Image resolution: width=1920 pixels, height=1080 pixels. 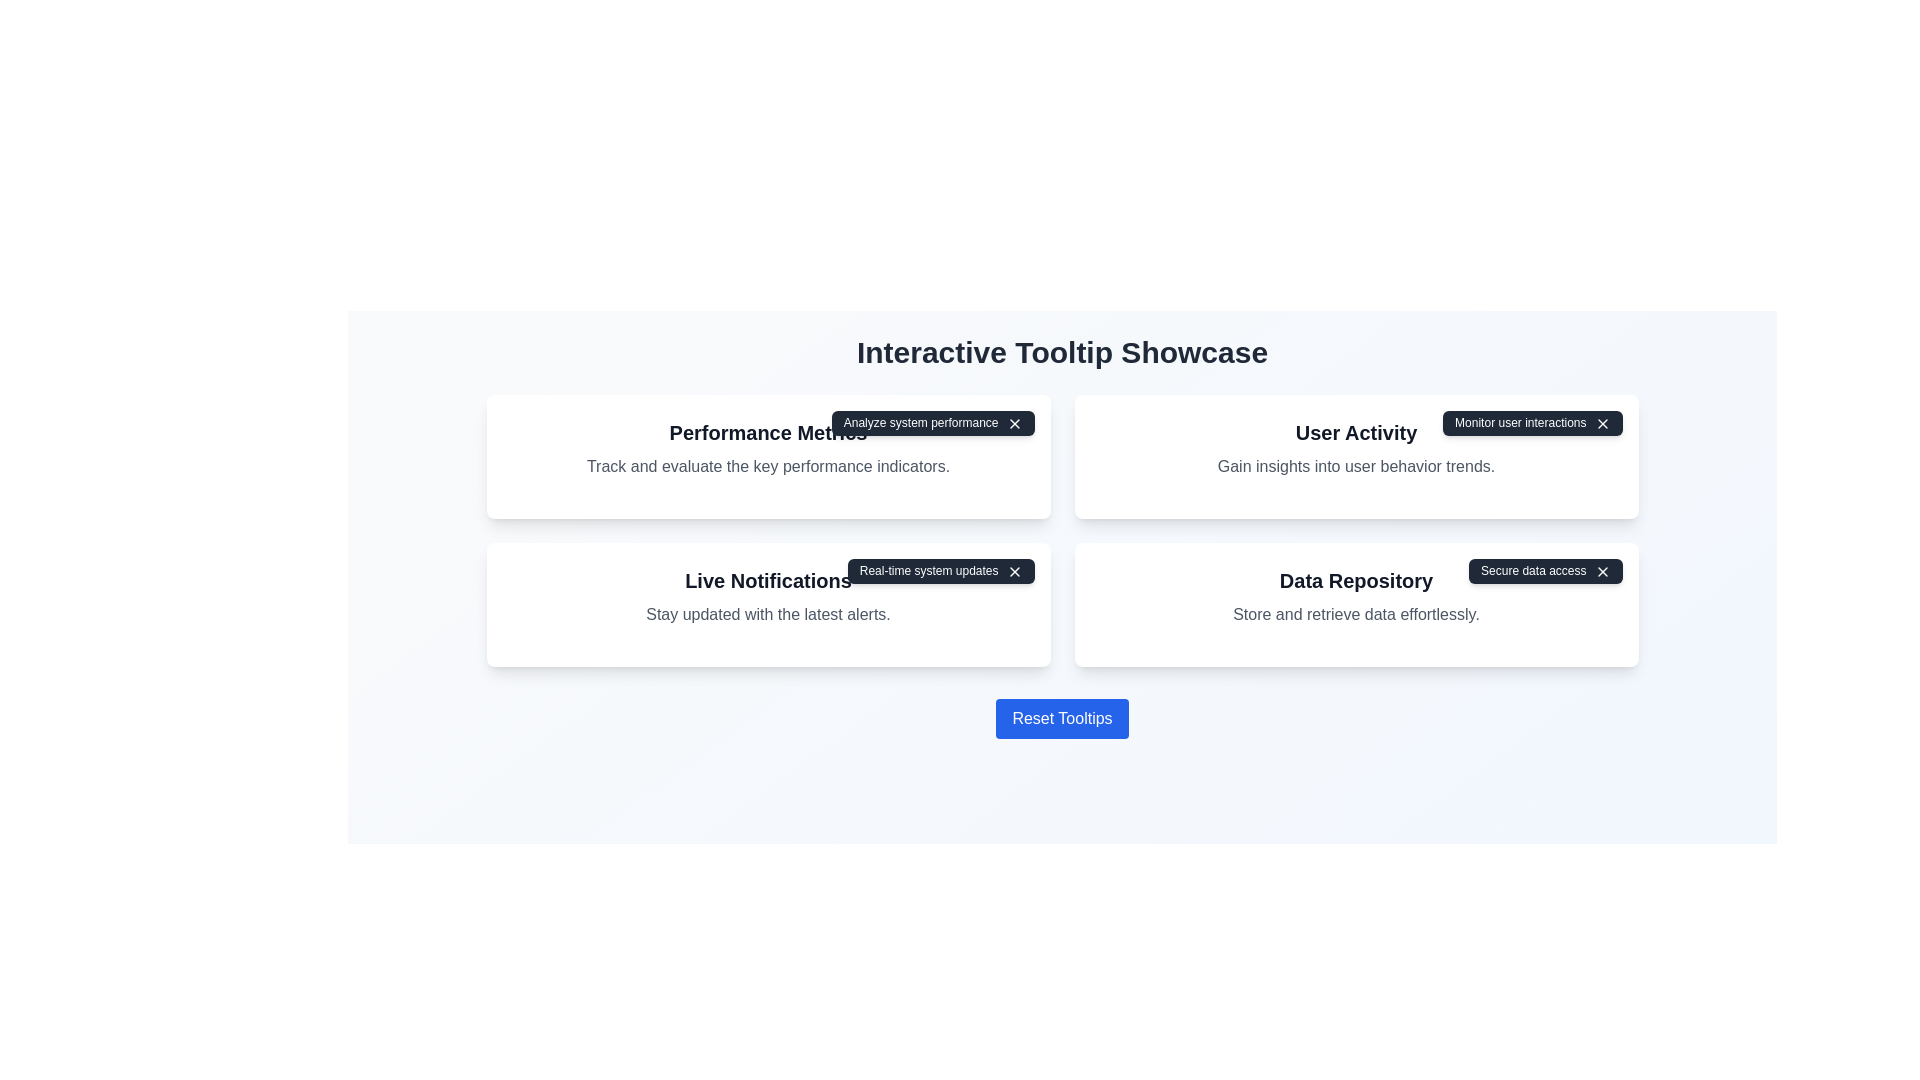 What do you see at coordinates (1061, 352) in the screenshot?
I see `the header text indicating 'Interactive Tooltip Showcase' located at the top middle of the interface, above the grid of information cards` at bounding box center [1061, 352].